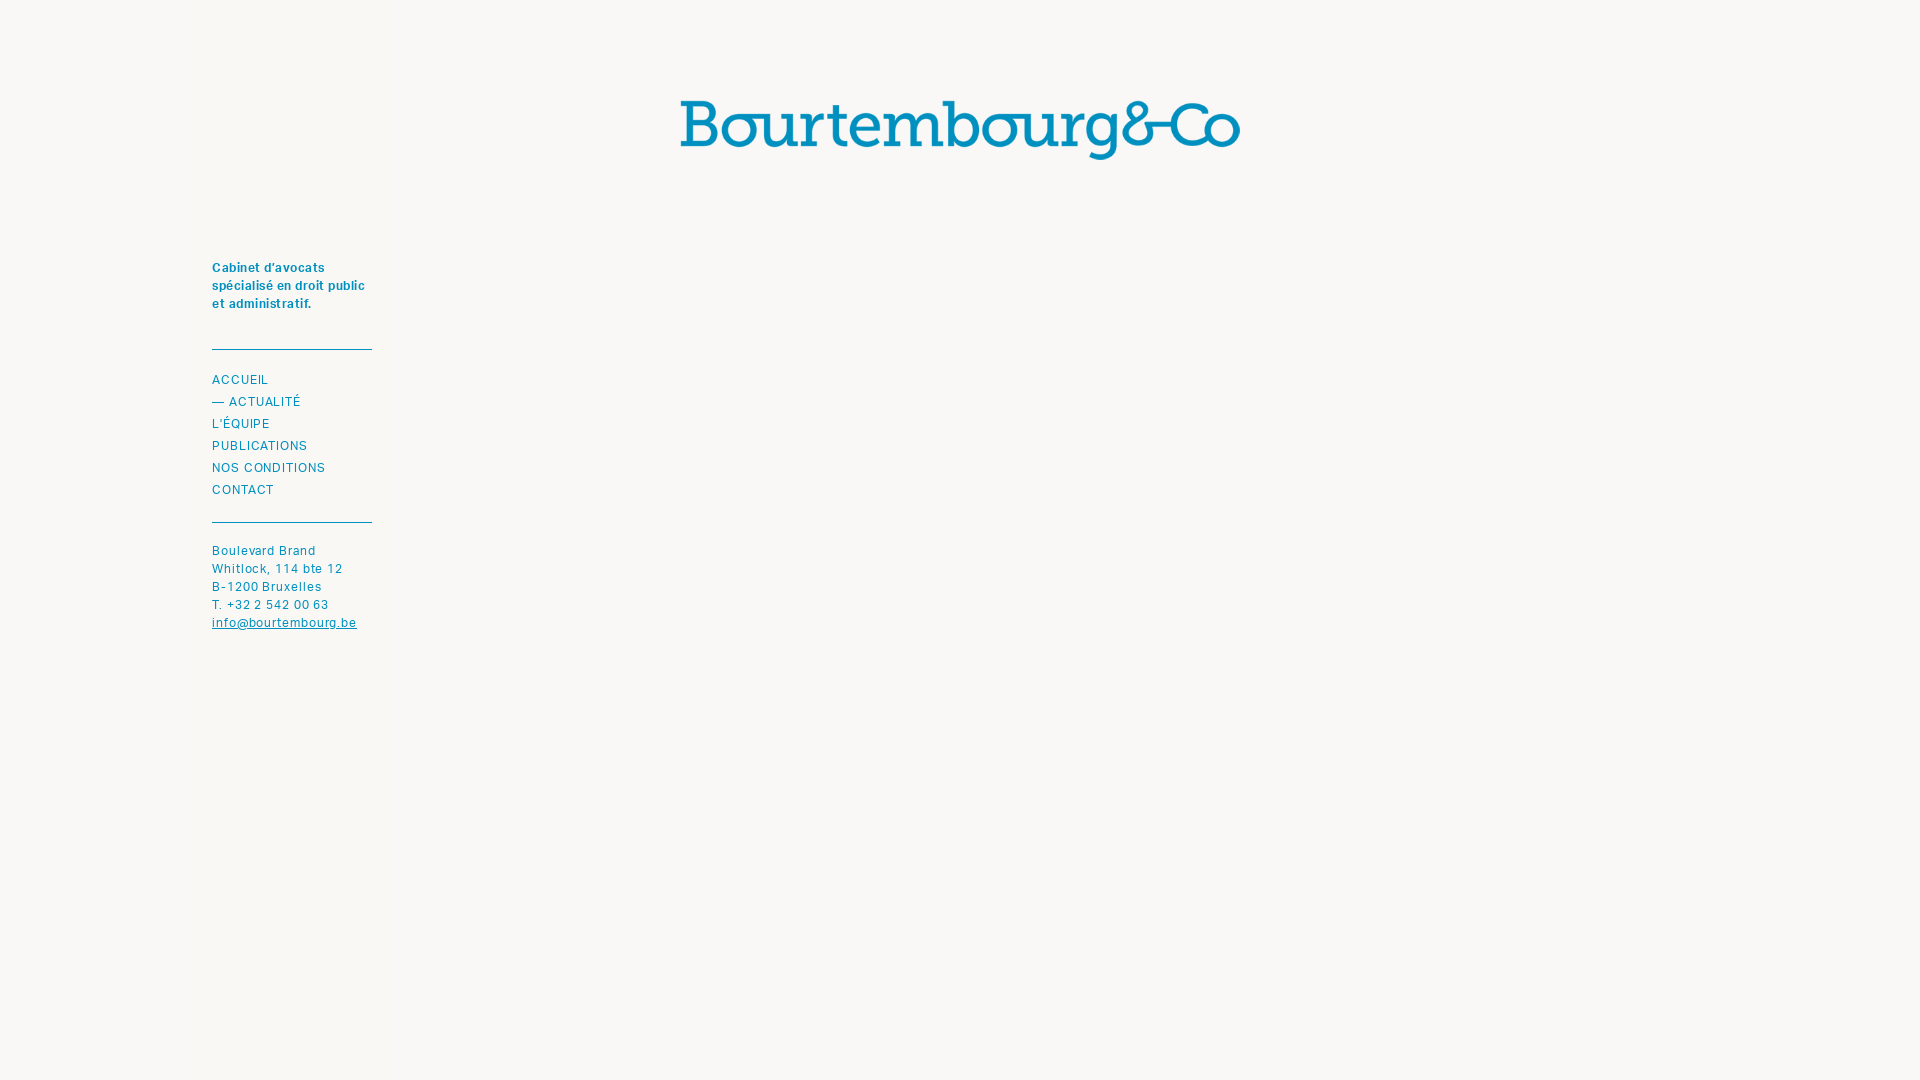  Describe the element at coordinates (291, 381) in the screenshot. I see `'ACCUEIL'` at that location.